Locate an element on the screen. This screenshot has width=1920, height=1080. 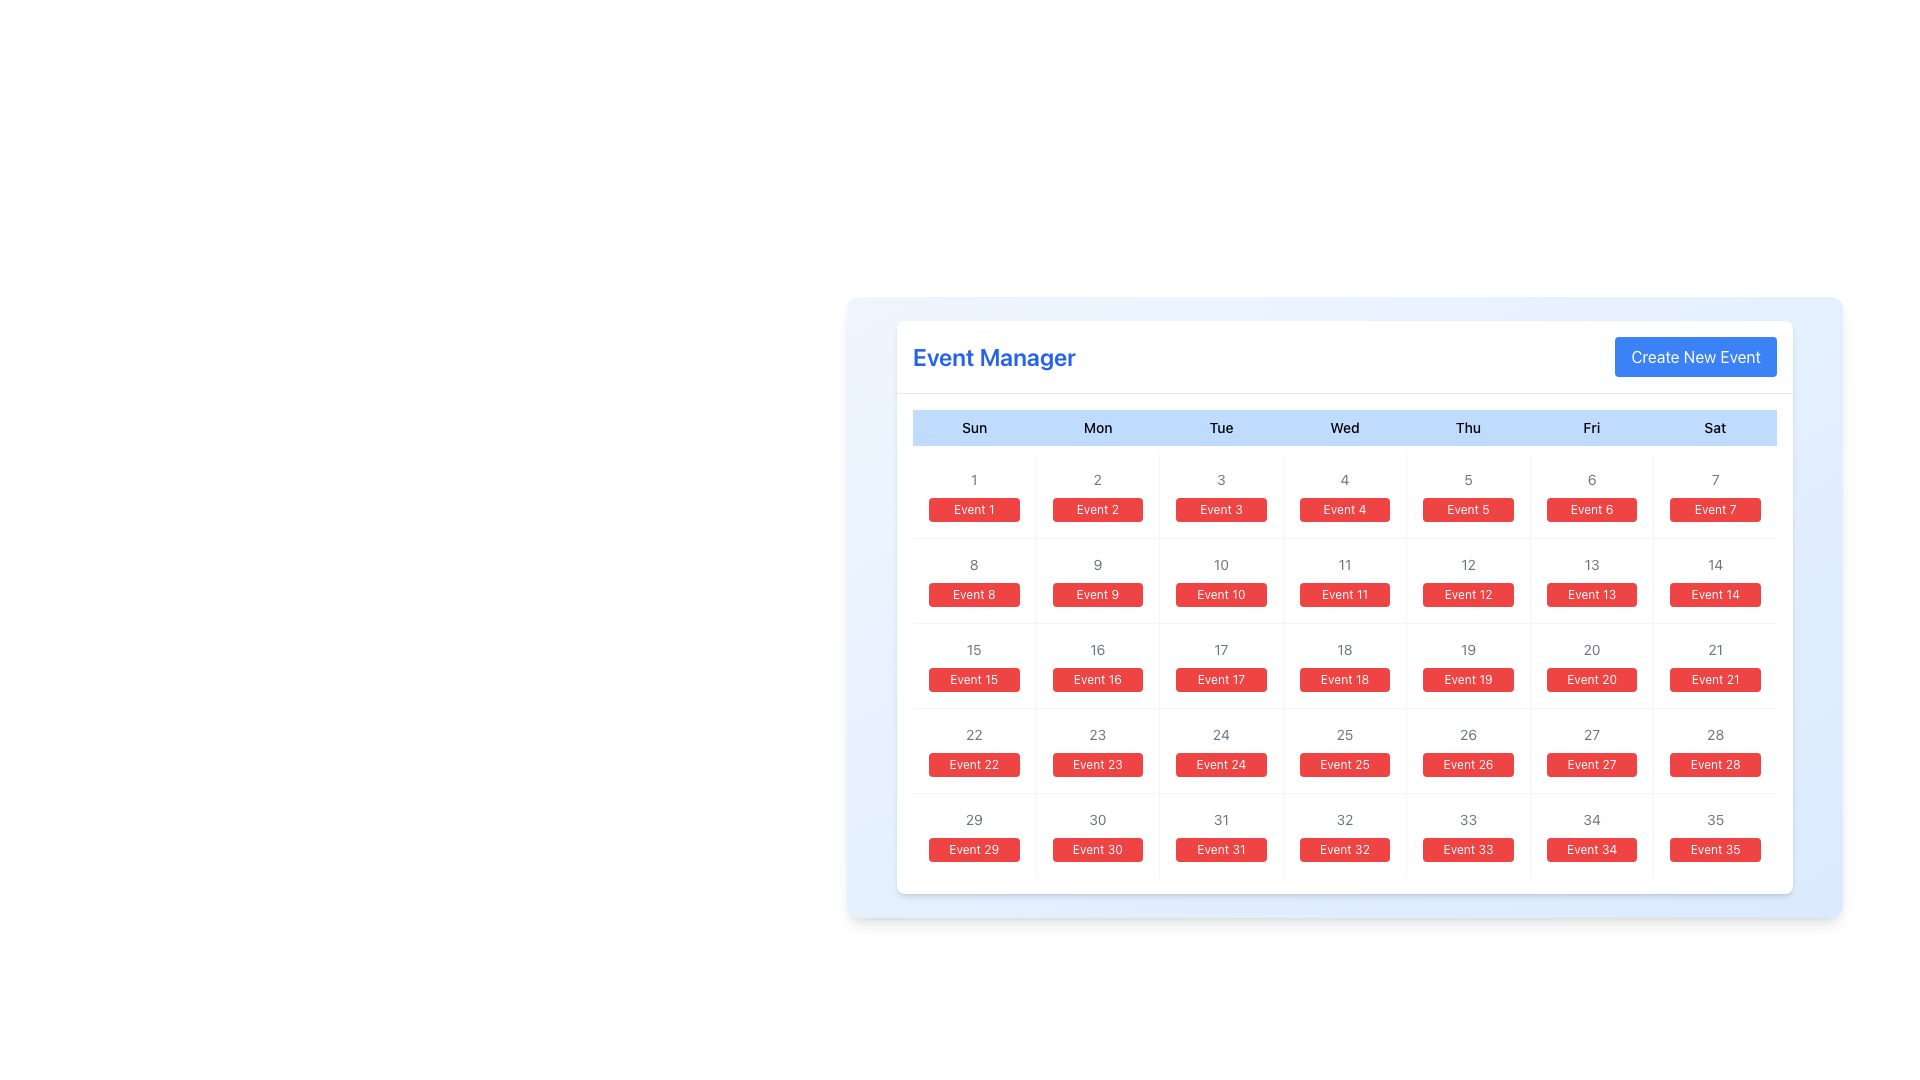
the calendar button corresponding to the 25th day of the month is located at coordinates (1344, 764).